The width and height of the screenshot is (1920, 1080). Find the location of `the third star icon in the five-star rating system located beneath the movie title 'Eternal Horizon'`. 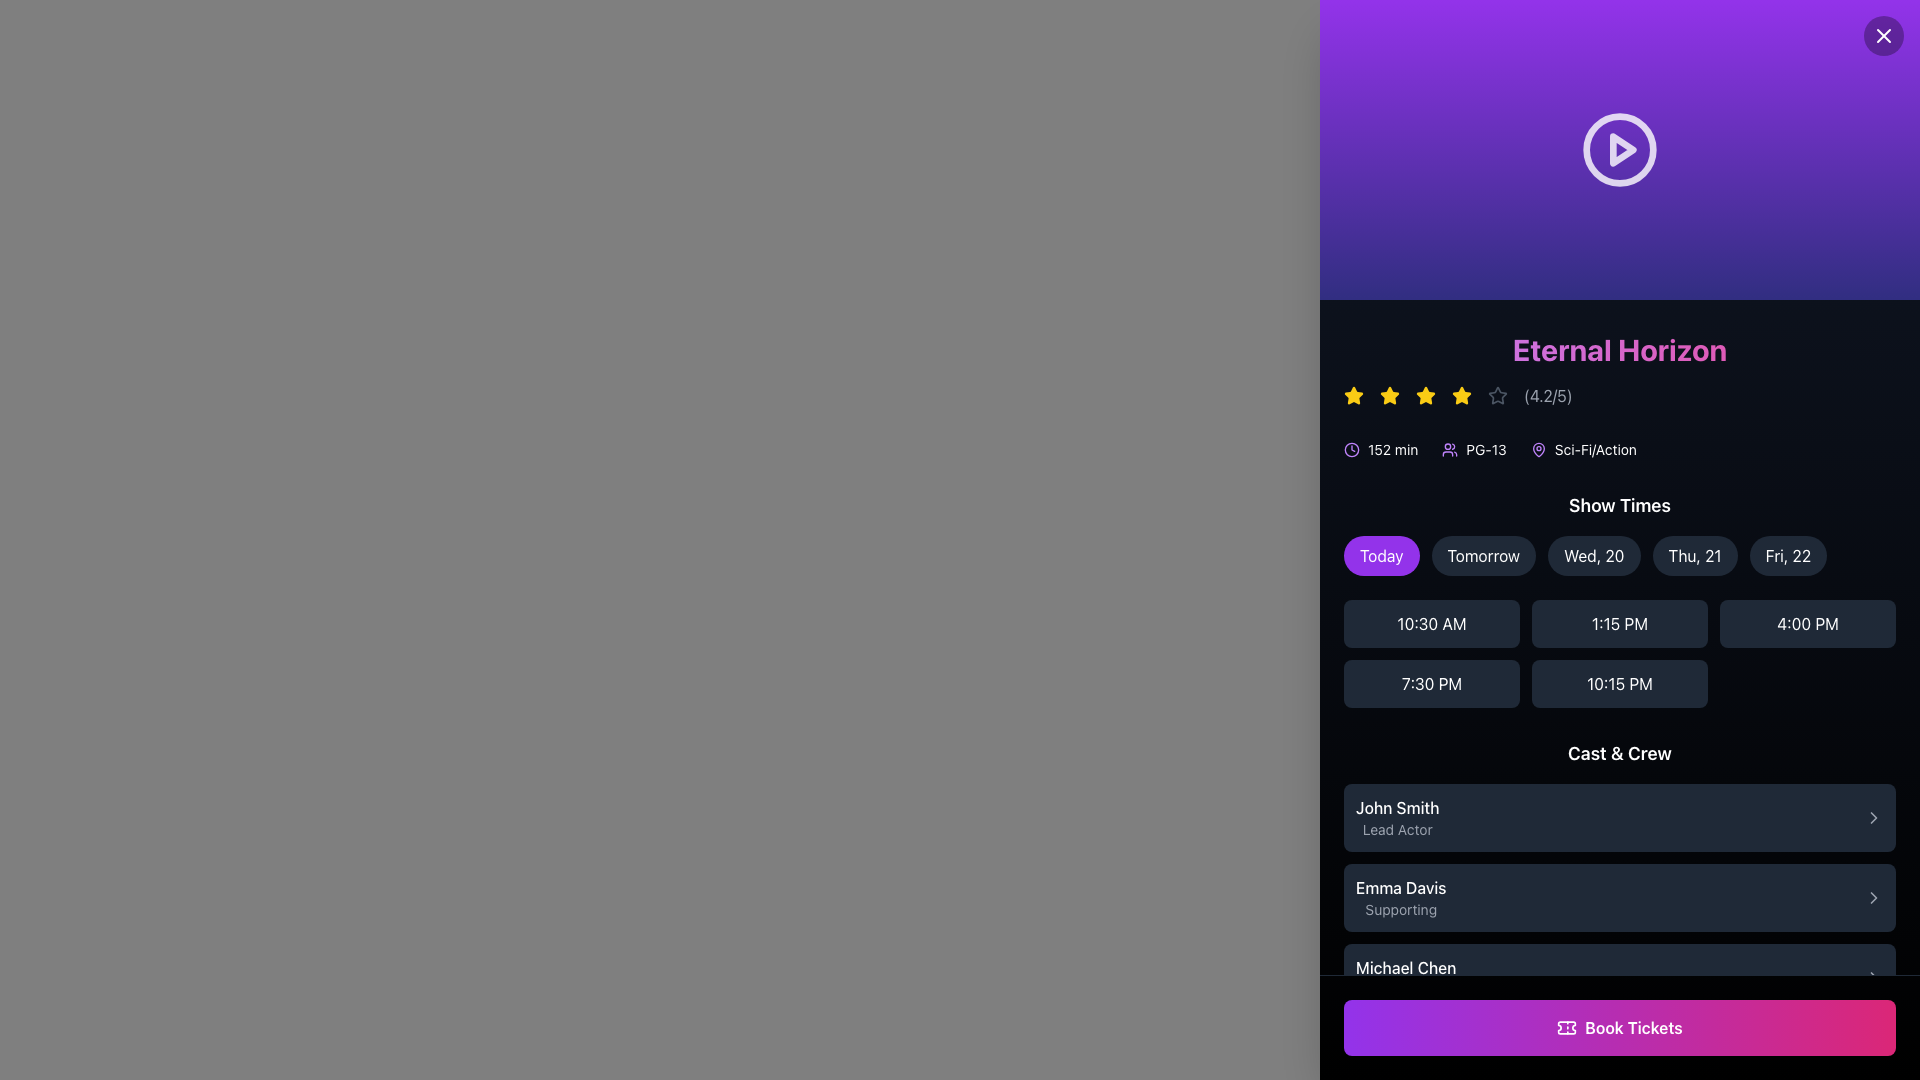

the third star icon in the five-star rating system located beneath the movie title 'Eternal Horizon' is located at coordinates (1389, 396).